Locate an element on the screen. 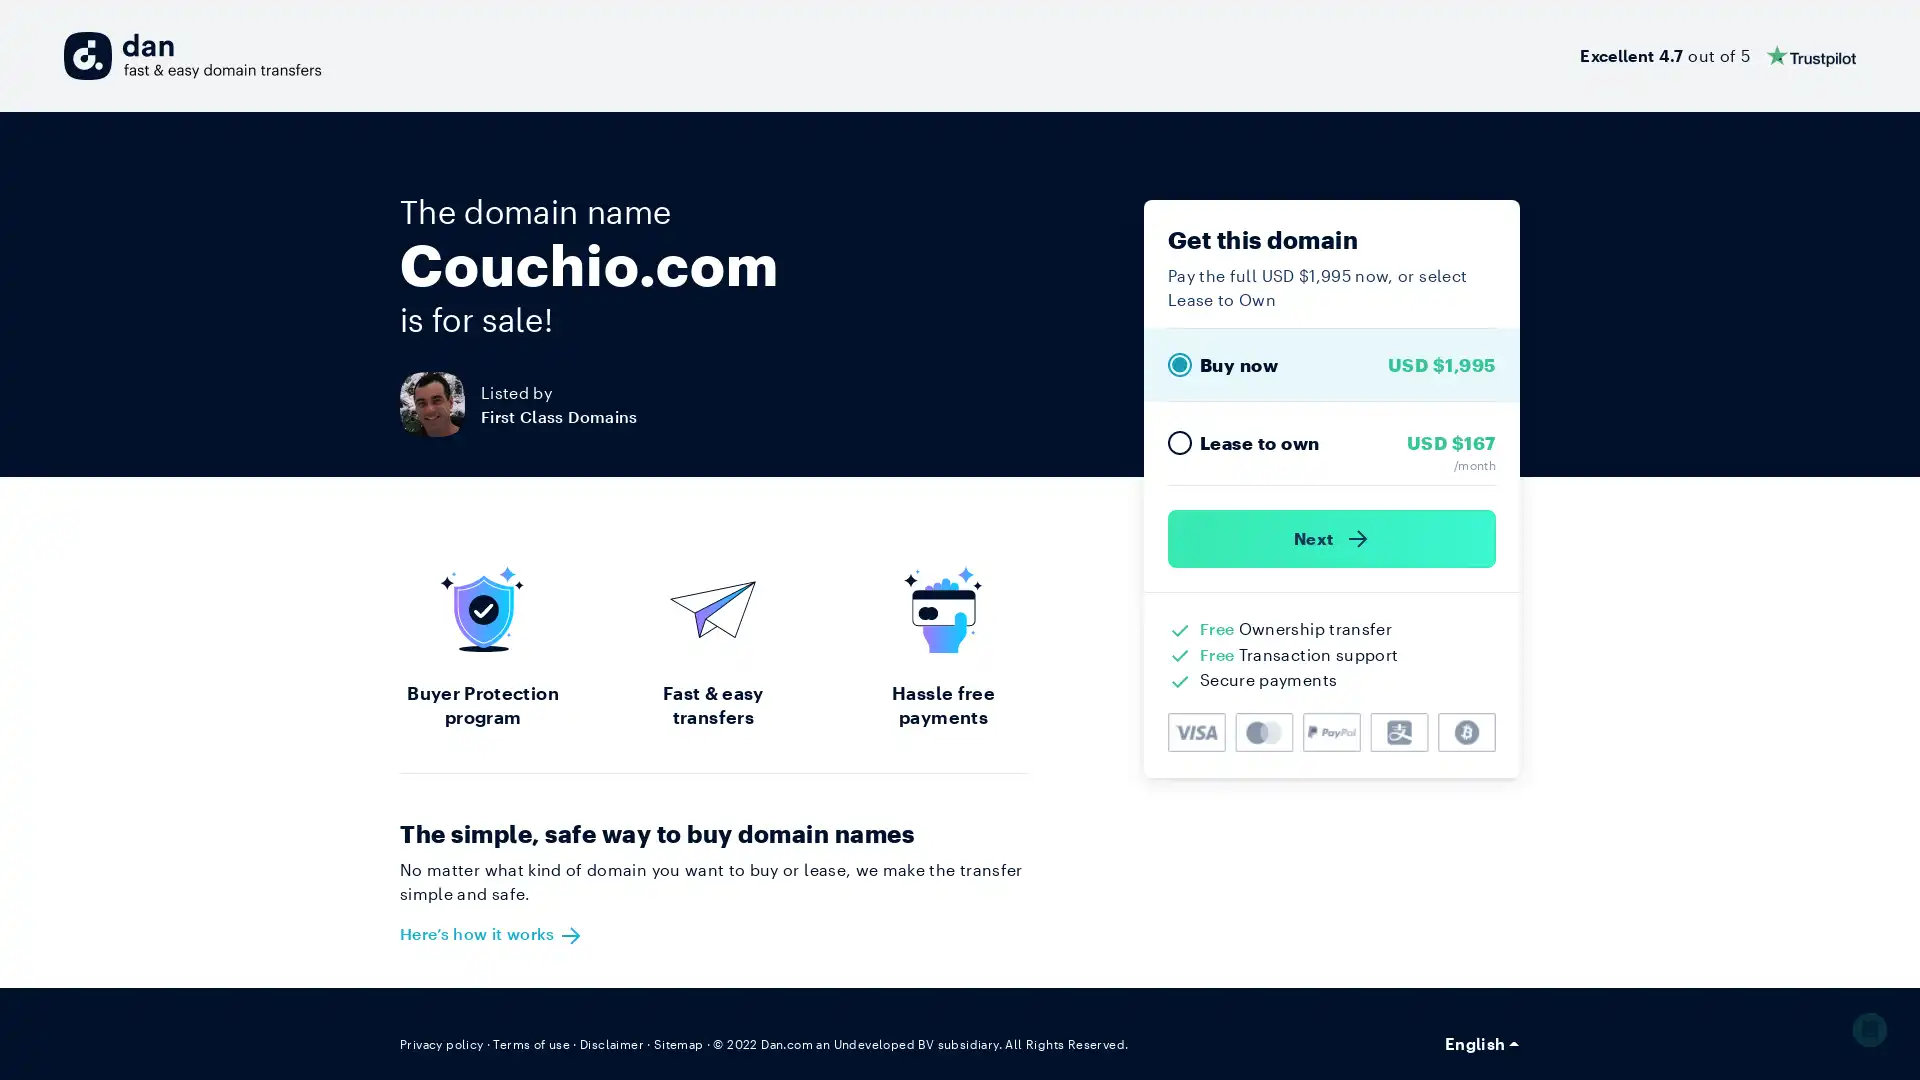  Open Intercom Messenger is located at coordinates (1869, 1029).